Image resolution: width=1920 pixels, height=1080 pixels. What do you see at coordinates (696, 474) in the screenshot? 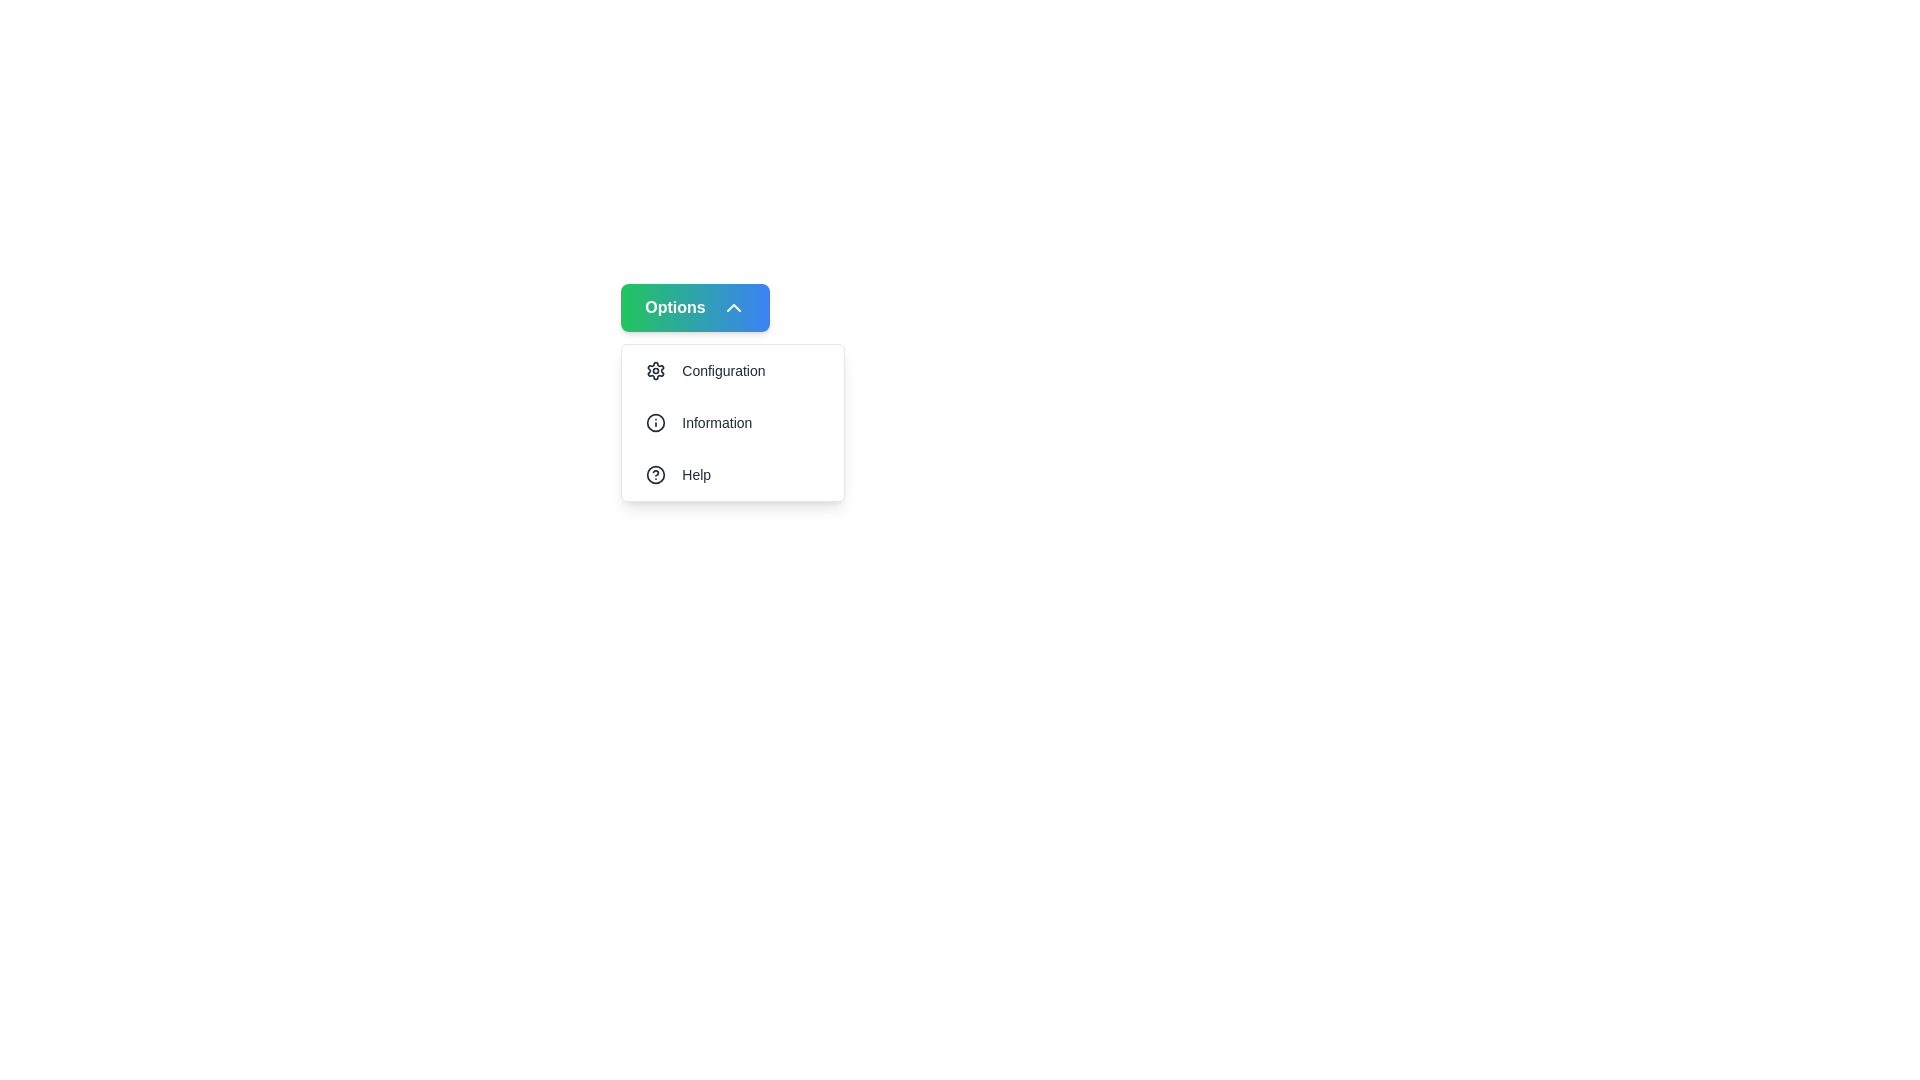
I see `the 'Help' text label element, which is displayed in medium black font and located to the right of a question mark icon` at bounding box center [696, 474].